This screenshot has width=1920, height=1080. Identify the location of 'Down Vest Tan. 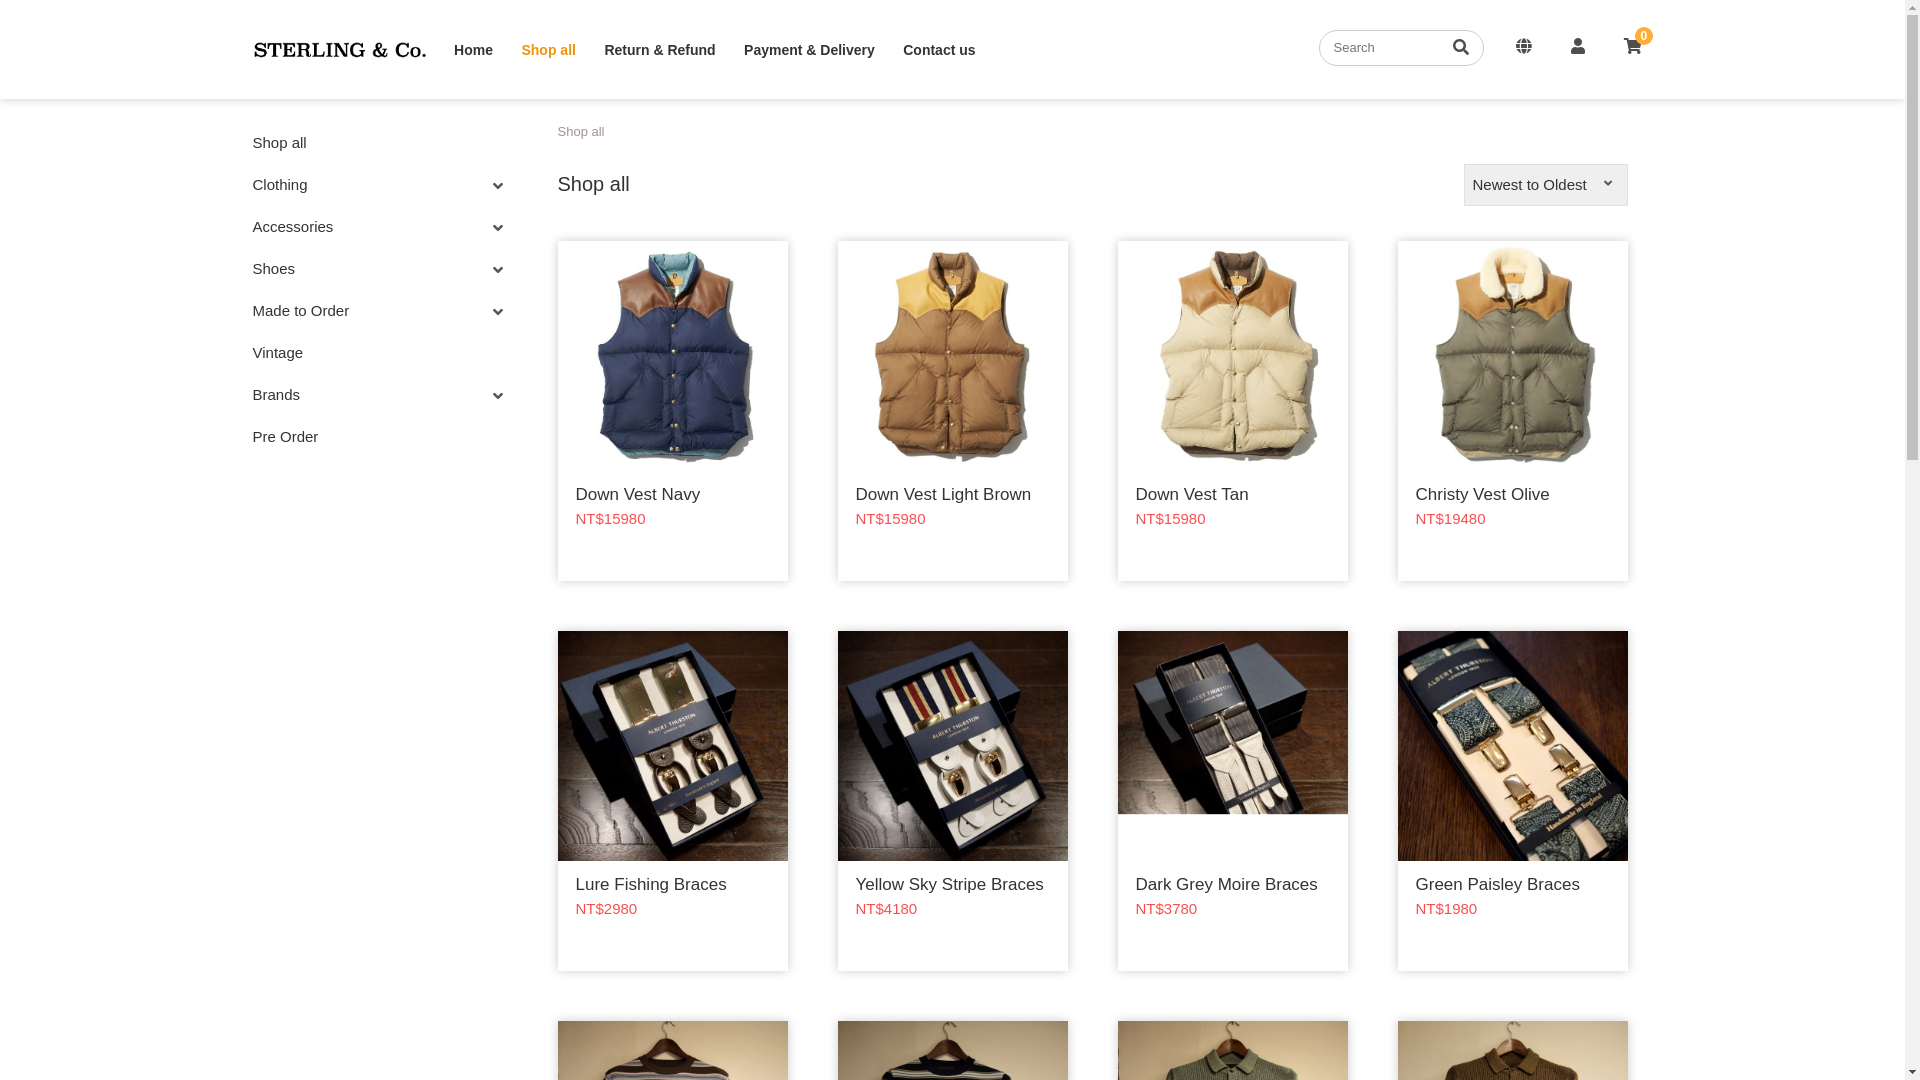
(1232, 410).